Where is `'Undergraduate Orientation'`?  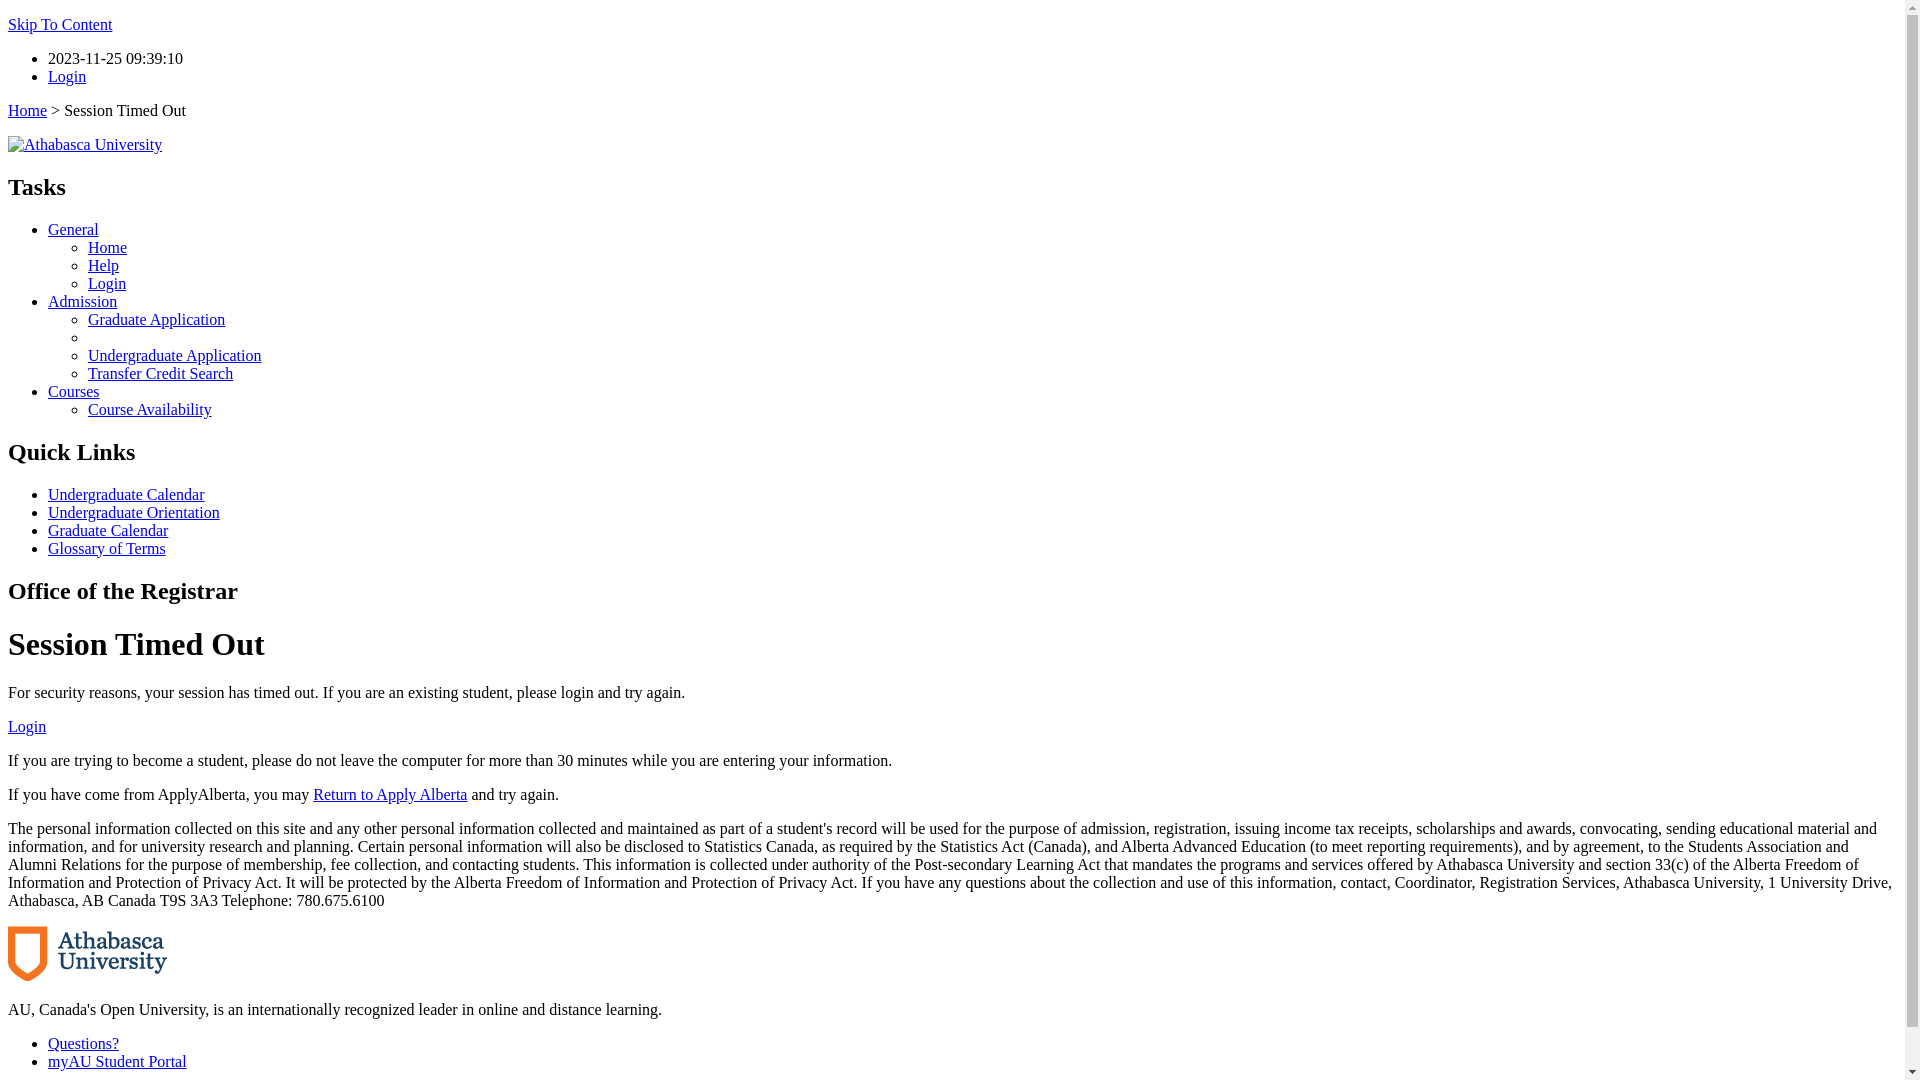
'Undergraduate Orientation' is located at coordinates (48, 511).